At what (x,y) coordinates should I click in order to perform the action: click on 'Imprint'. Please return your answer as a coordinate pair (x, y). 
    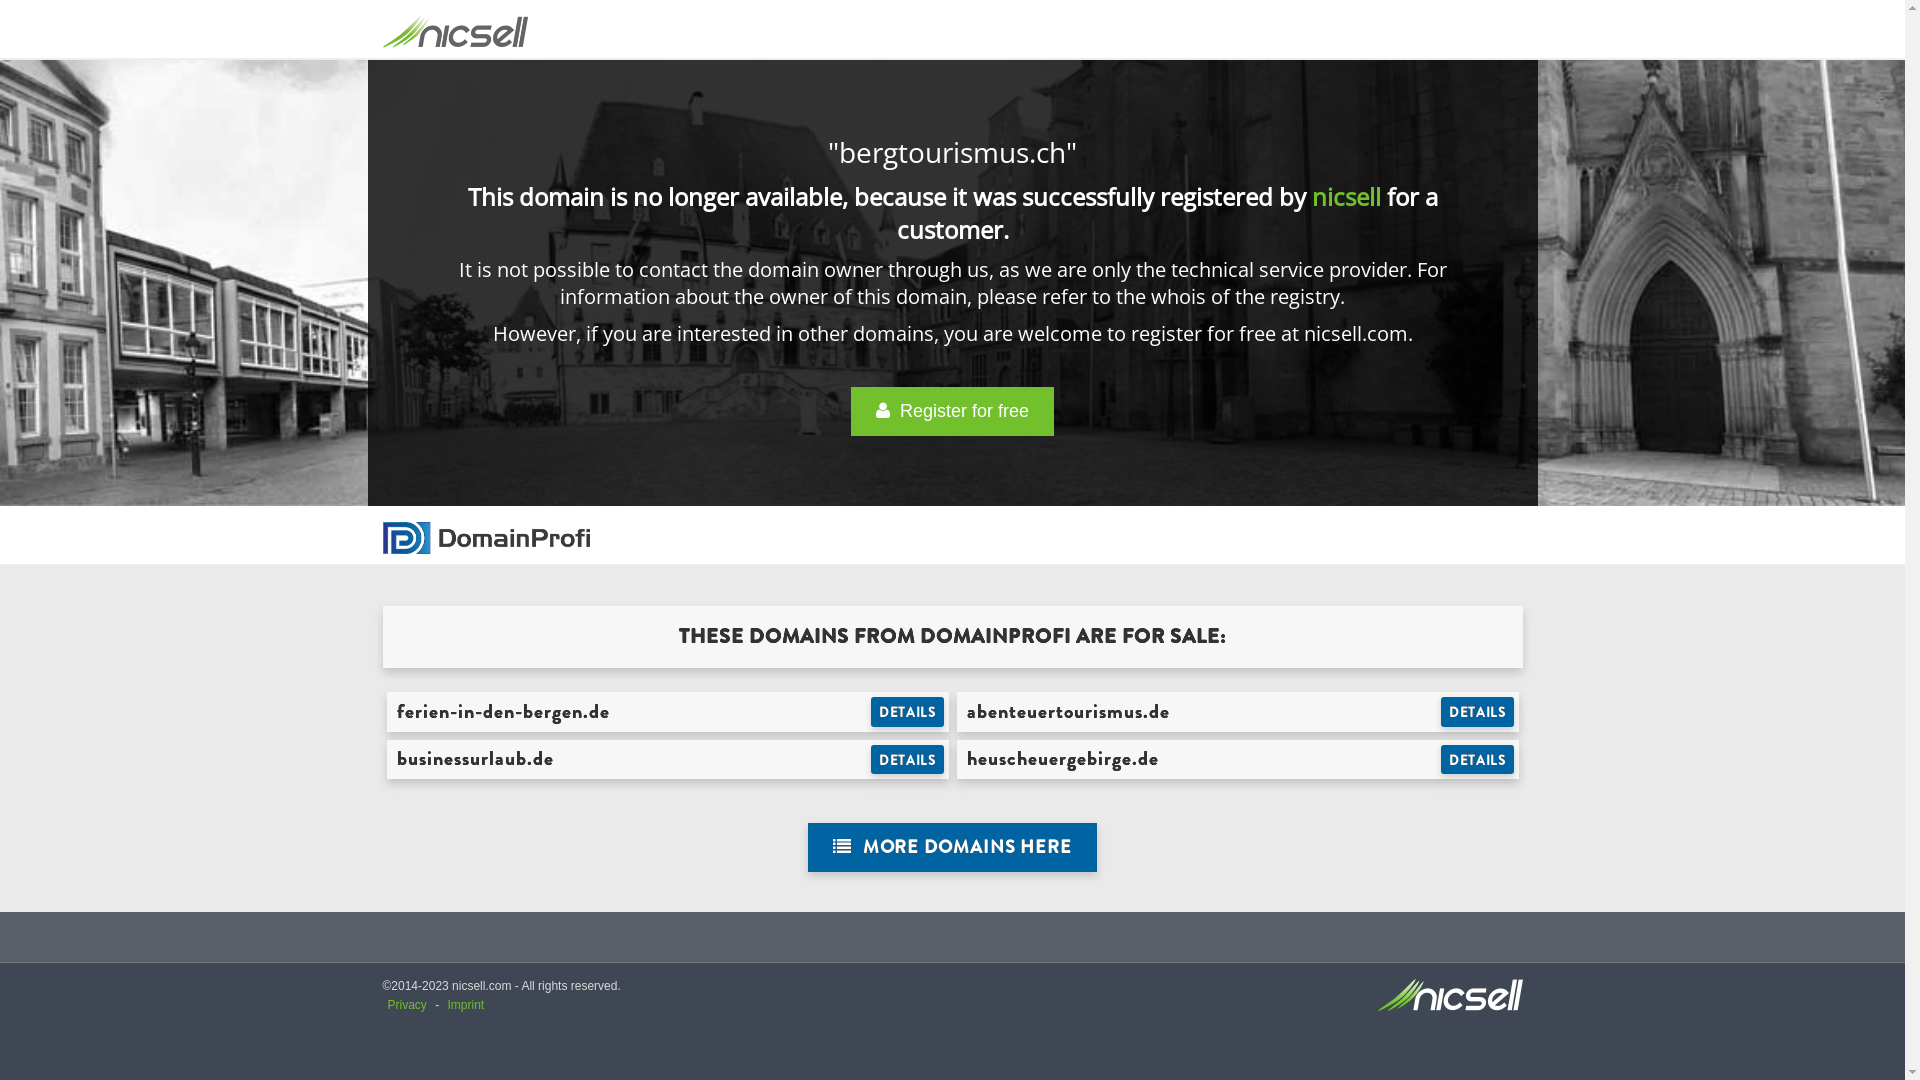
    Looking at the image, I should click on (465, 1005).